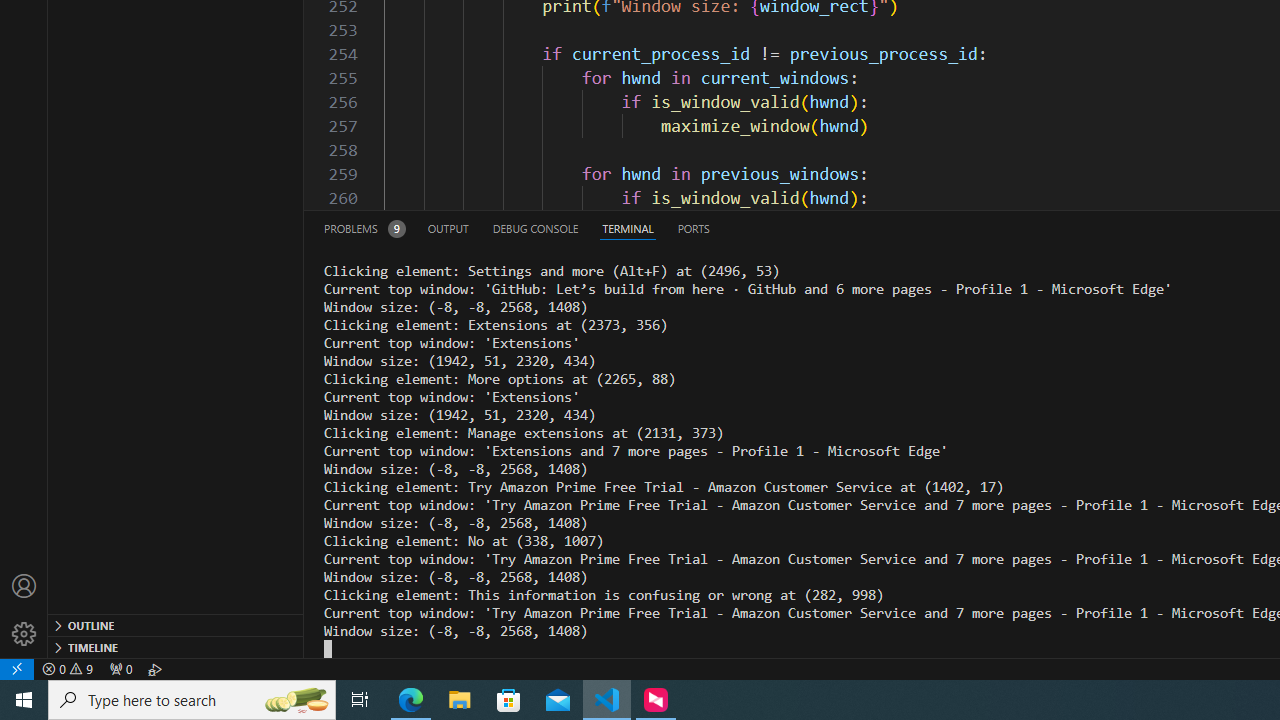  I want to click on 'Outline Section', so click(176, 623).